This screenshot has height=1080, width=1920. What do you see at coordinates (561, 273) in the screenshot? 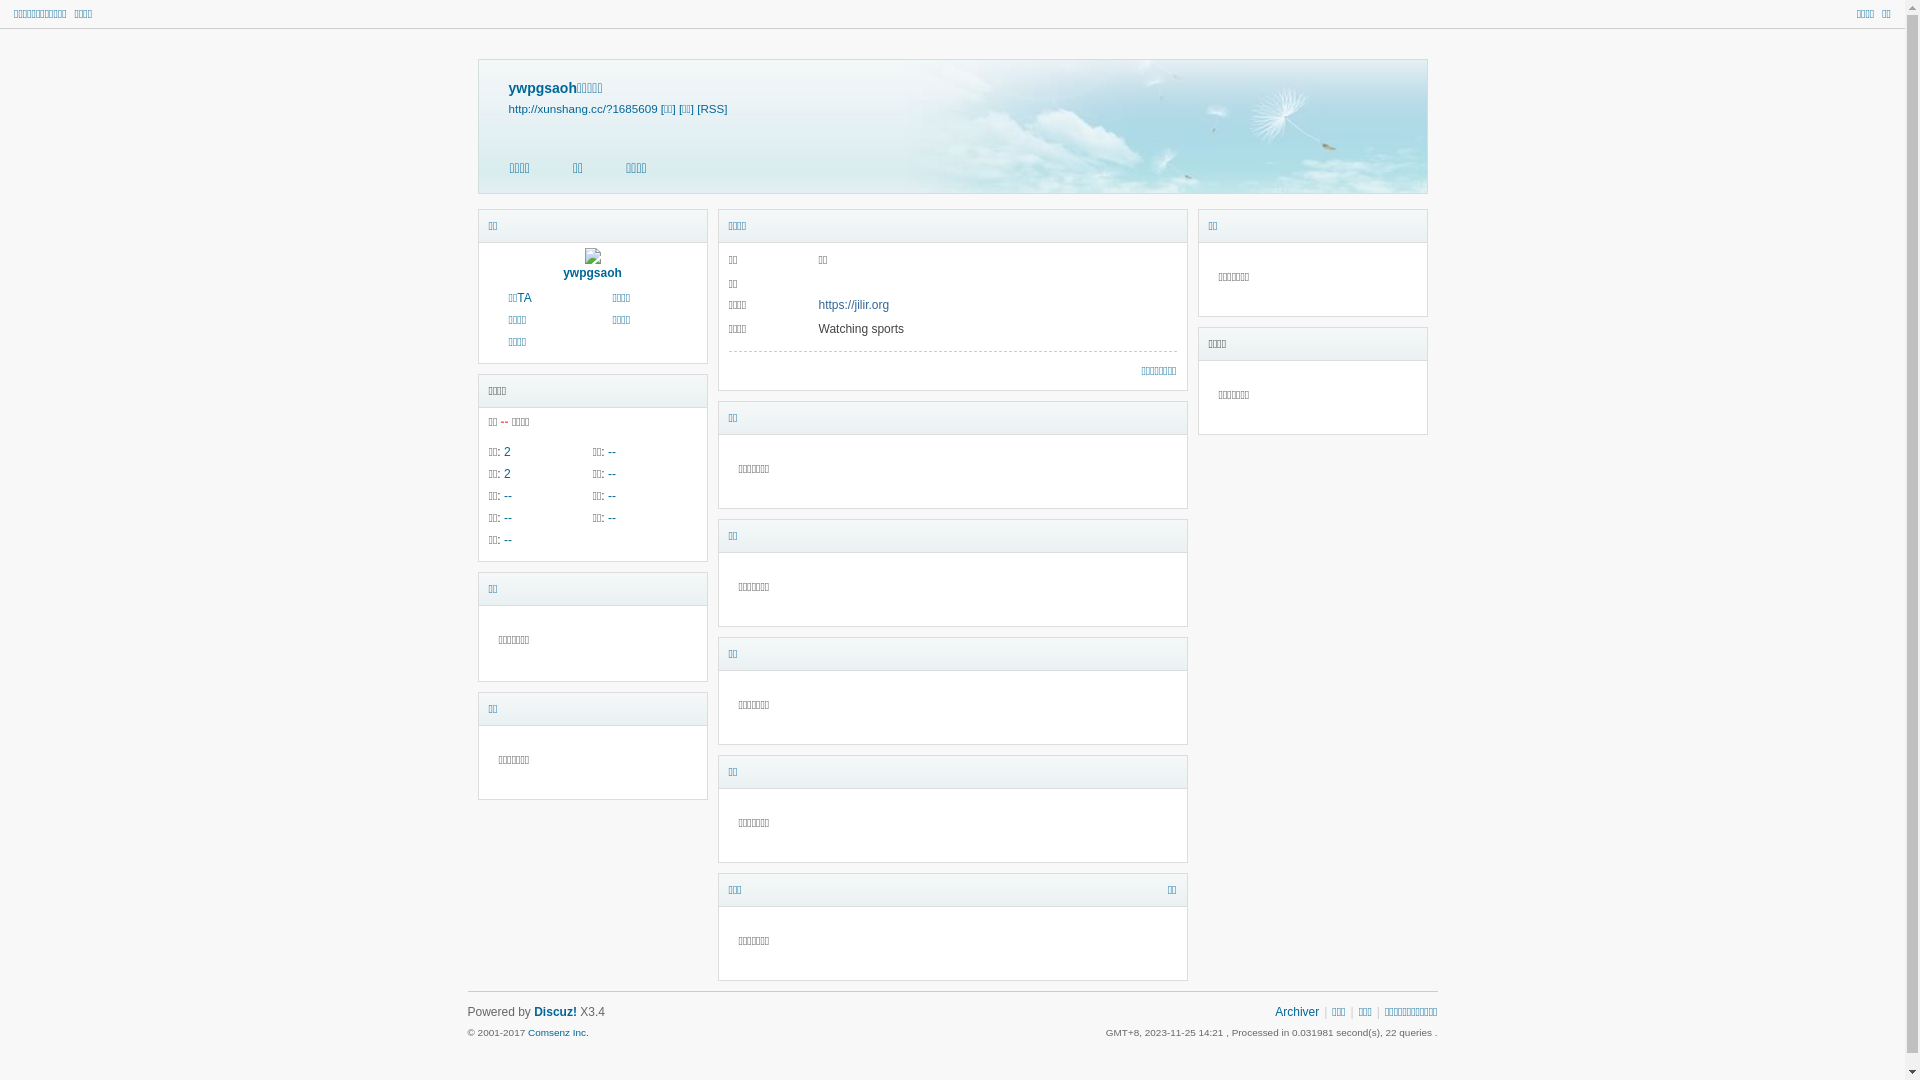
I see `'ywpgsaoh'` at bounding box center [561, 273].